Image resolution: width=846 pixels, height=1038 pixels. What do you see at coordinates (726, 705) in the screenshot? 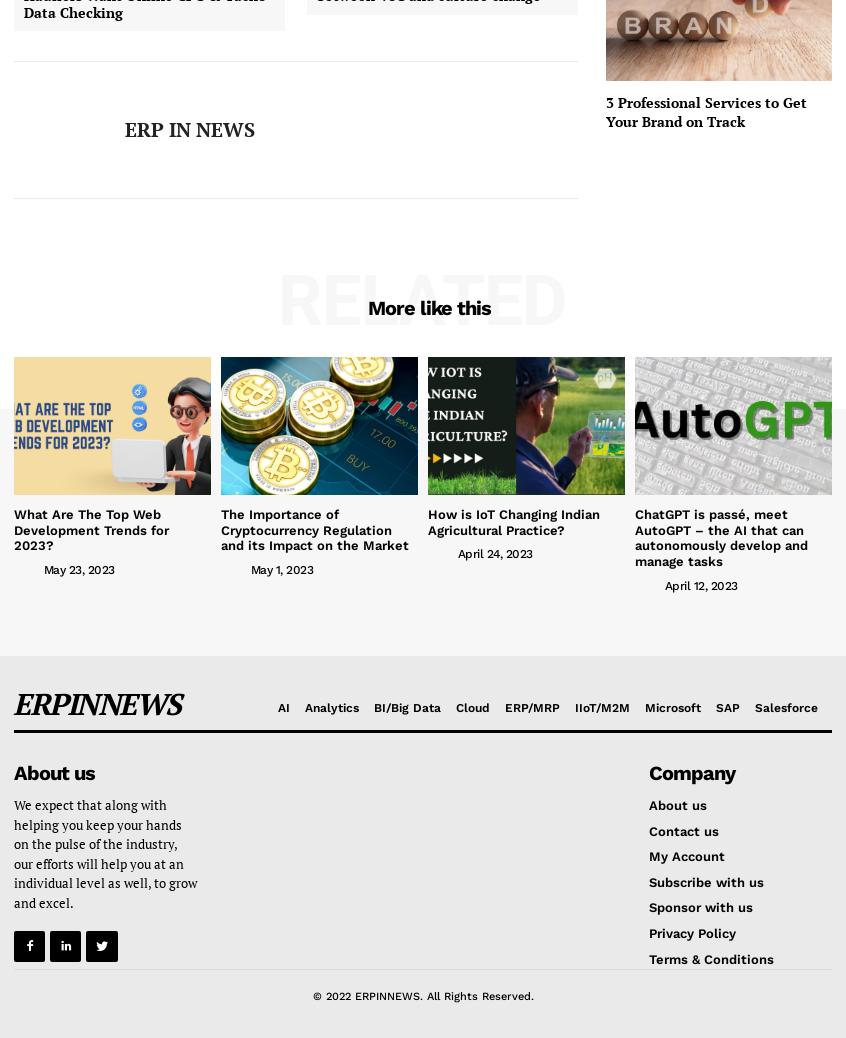
I see `'SAP'` at bounding box center [726, 705].